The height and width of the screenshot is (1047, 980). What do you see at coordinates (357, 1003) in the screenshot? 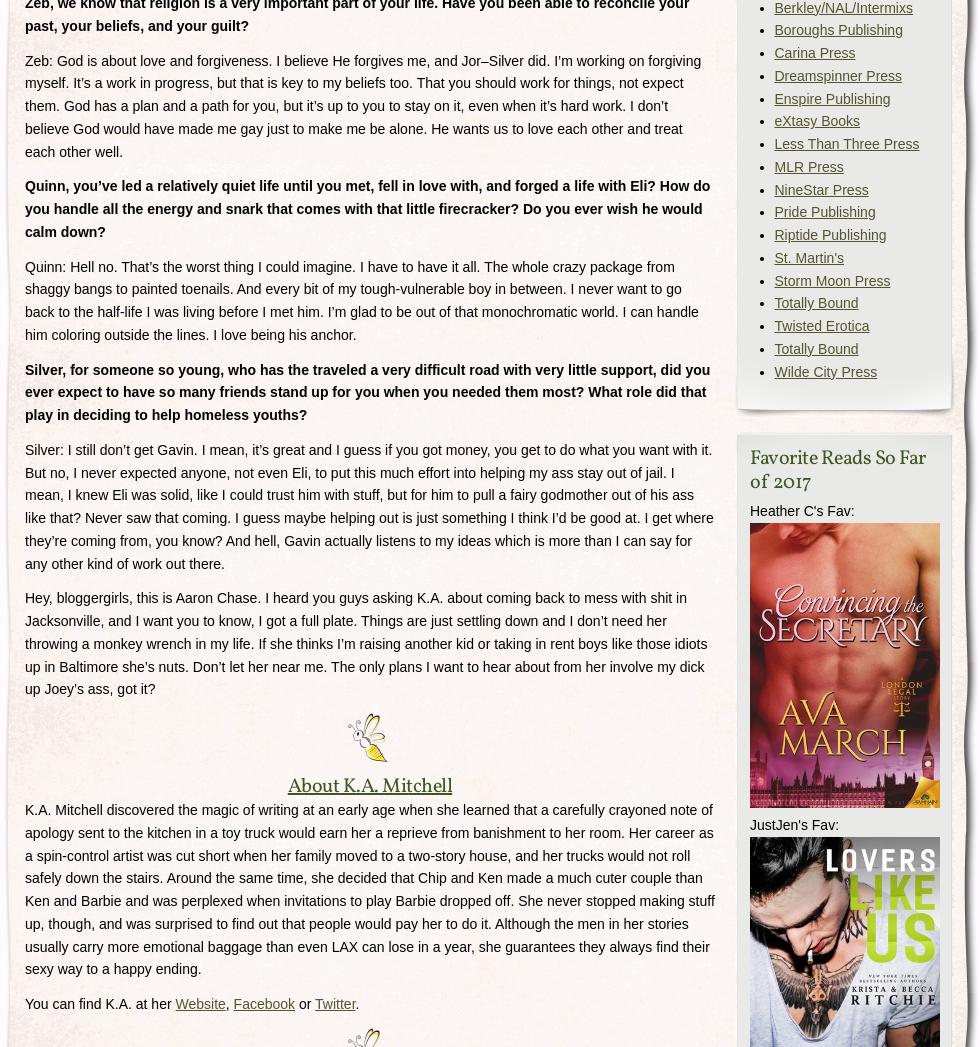
I see `'.'` at bounding box center [357, 1003].